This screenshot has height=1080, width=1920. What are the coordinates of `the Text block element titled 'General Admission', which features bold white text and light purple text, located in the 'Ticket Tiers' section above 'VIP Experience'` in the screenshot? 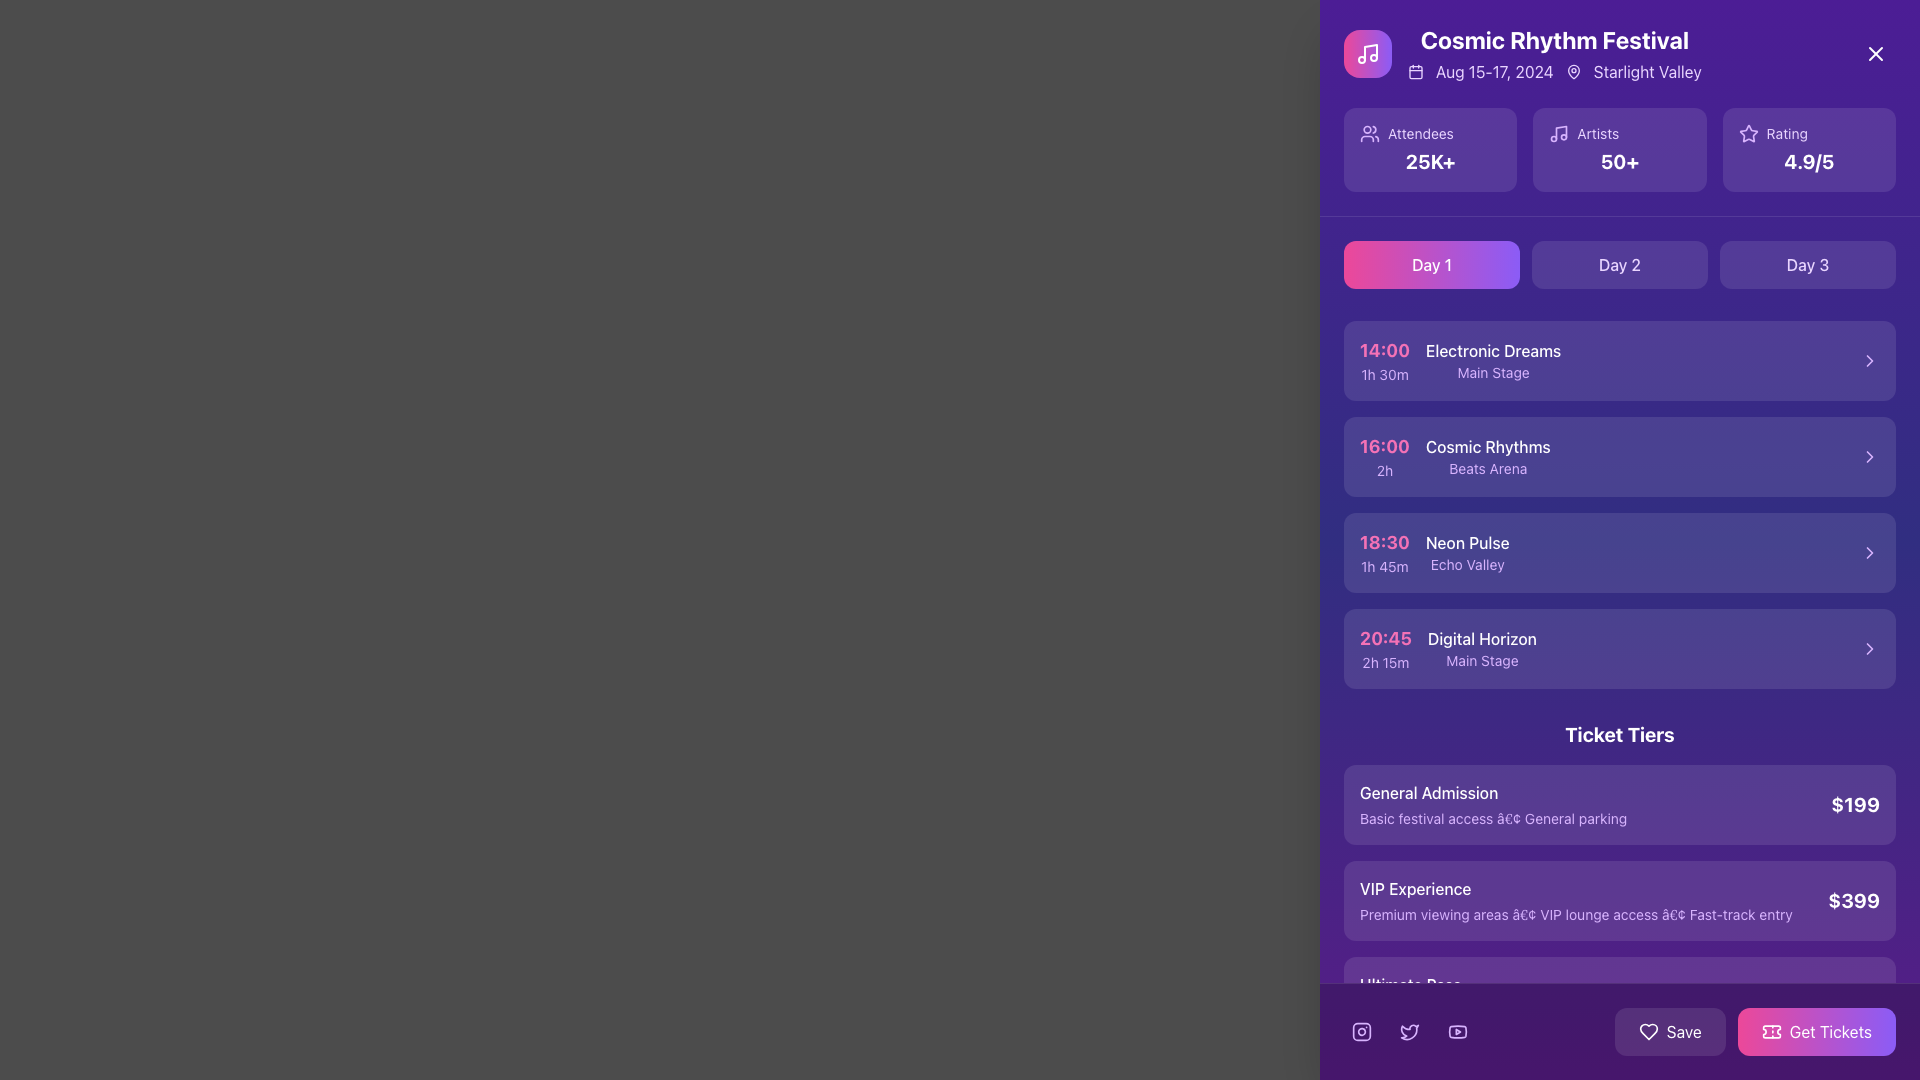 It's located at (1493, 804).